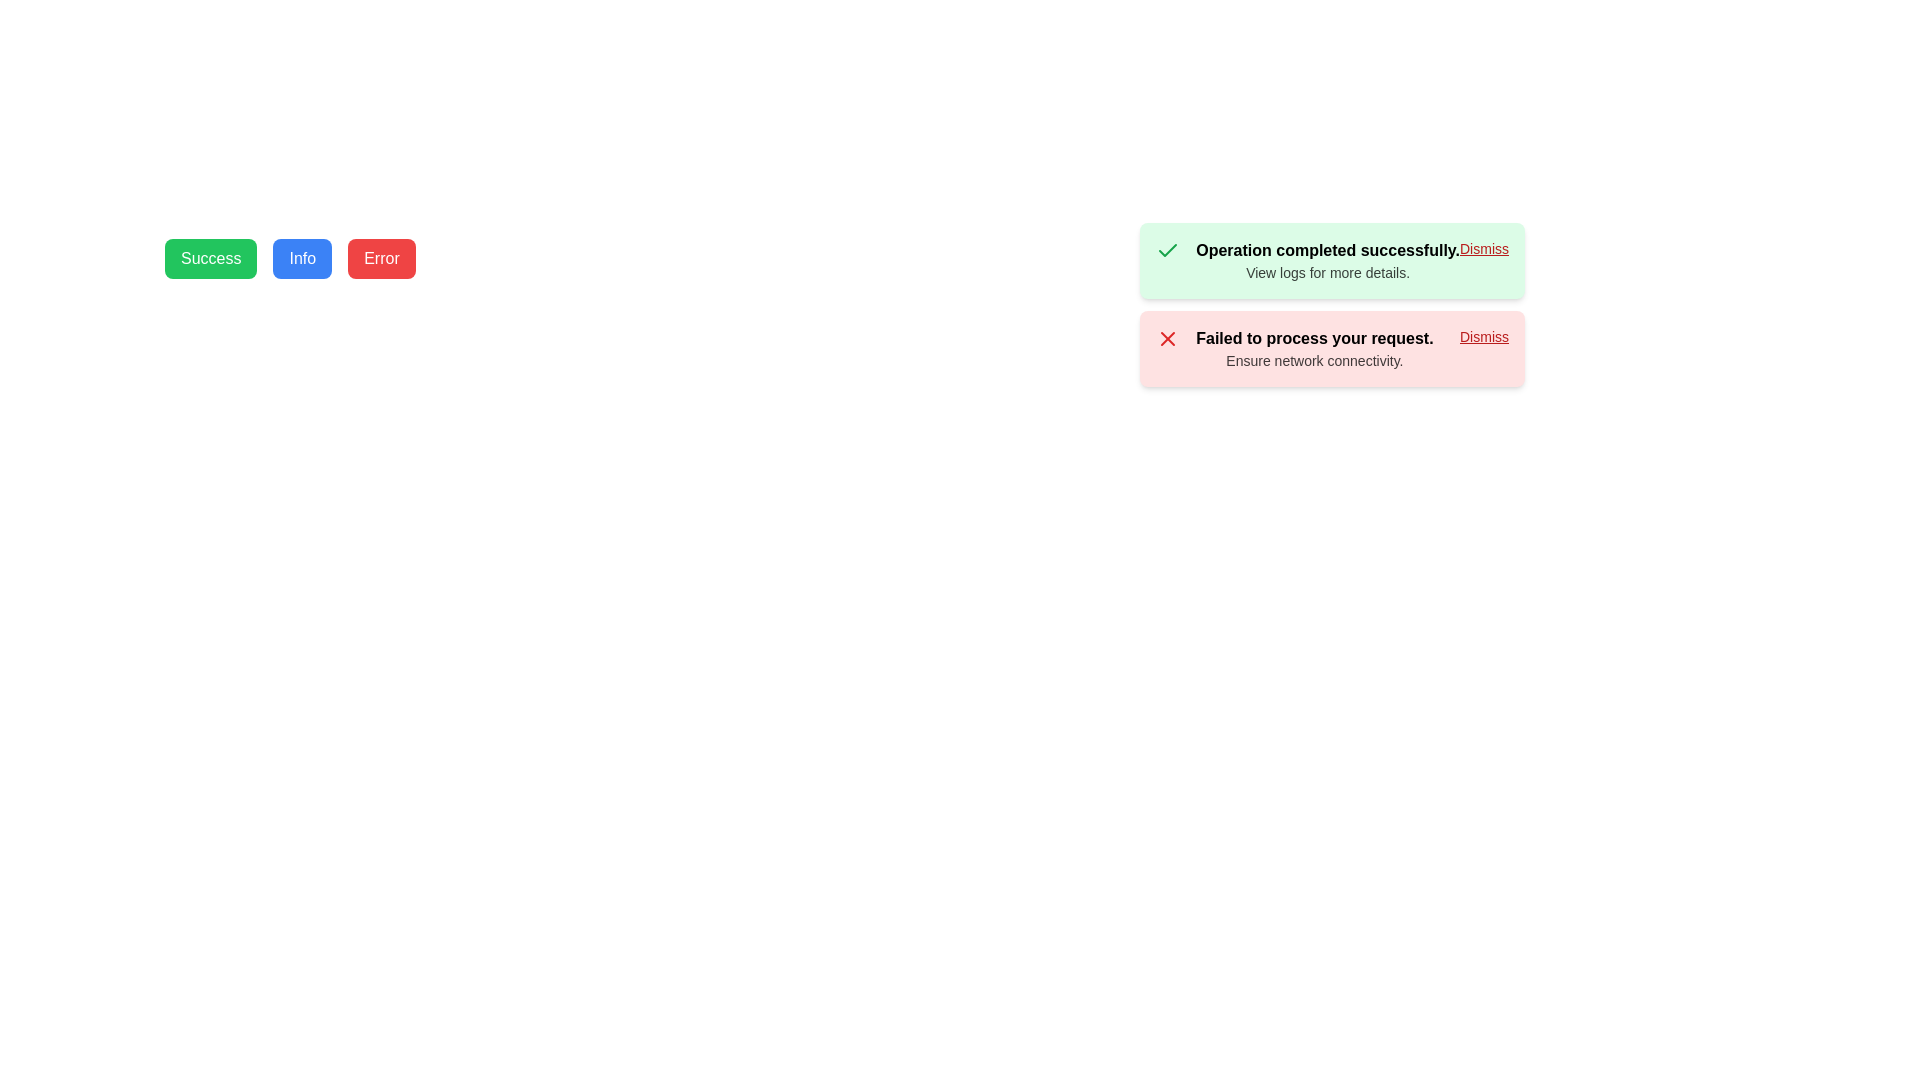 This screenshot has width=1920, height=1080. I want to click on the 'Dismiss' link in the Notification box that alerts the user about a failure in processing their request, located in the bottom notification area beneath a green success notification box, so click(1332, 347).